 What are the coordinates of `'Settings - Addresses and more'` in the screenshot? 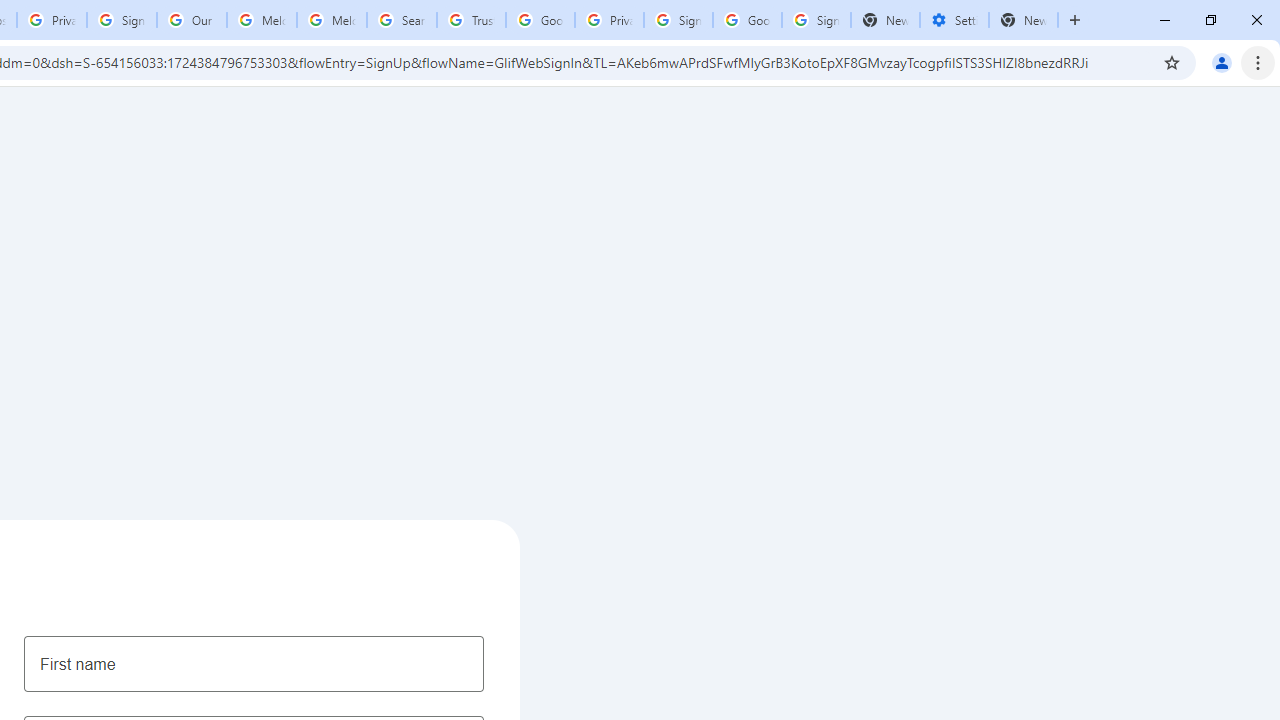 It's located at (953, 20).